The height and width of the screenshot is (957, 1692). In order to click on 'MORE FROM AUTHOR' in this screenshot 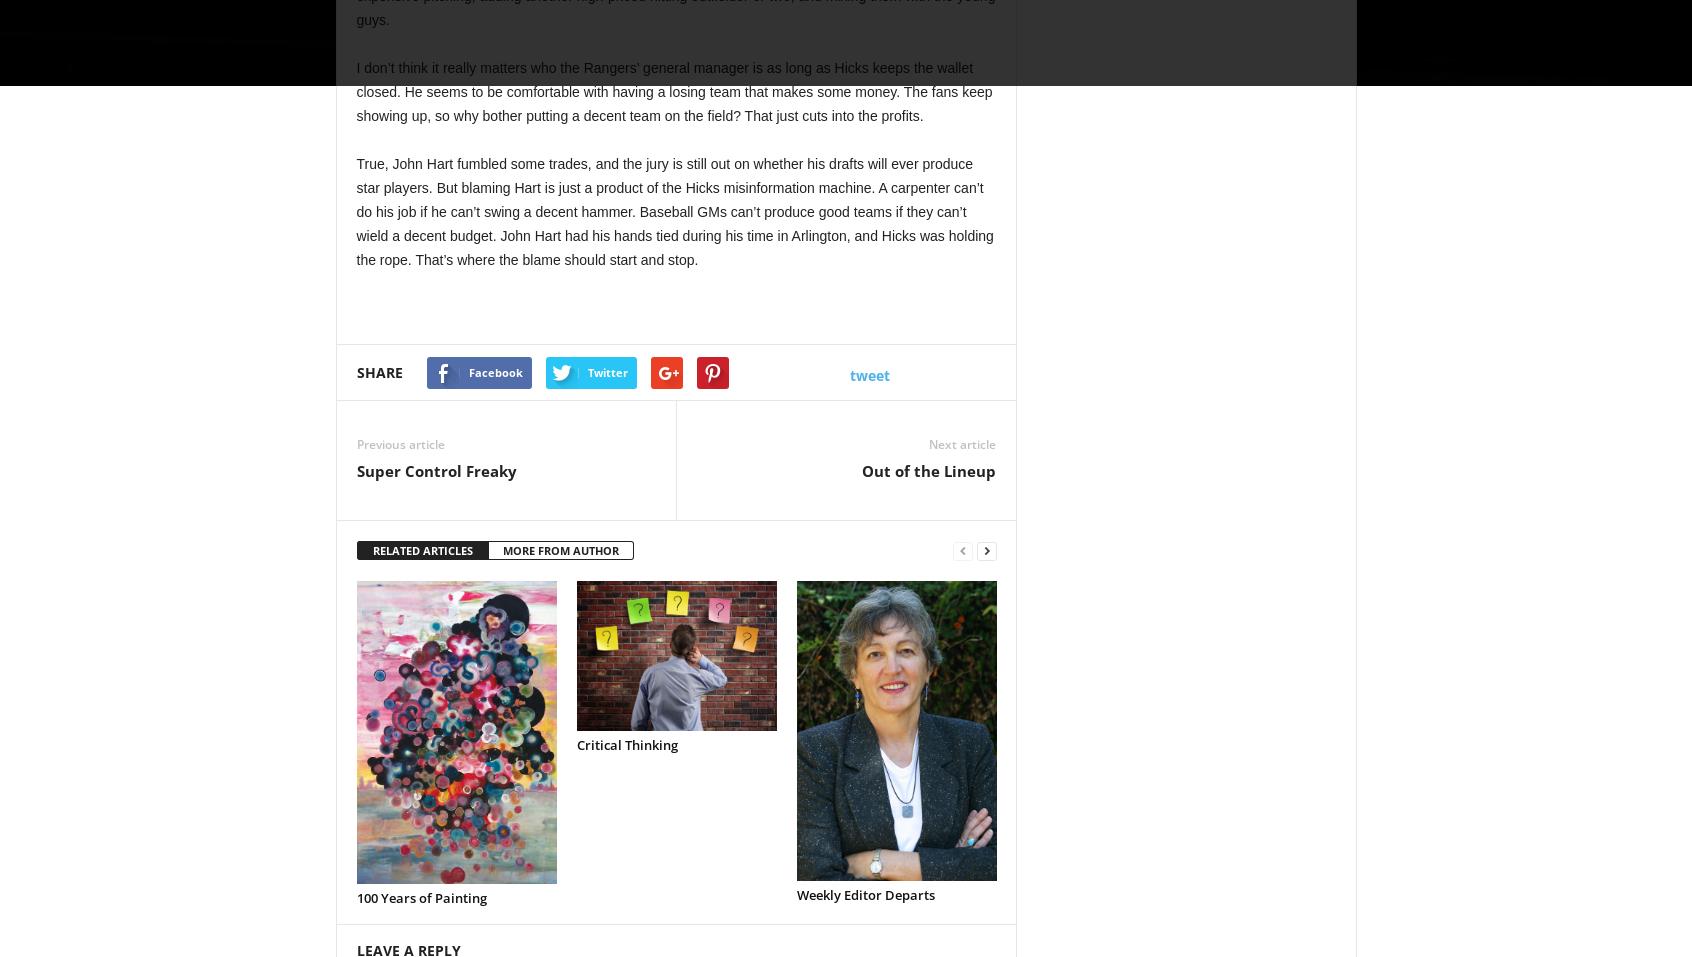, I will do `click(560, 550)`.